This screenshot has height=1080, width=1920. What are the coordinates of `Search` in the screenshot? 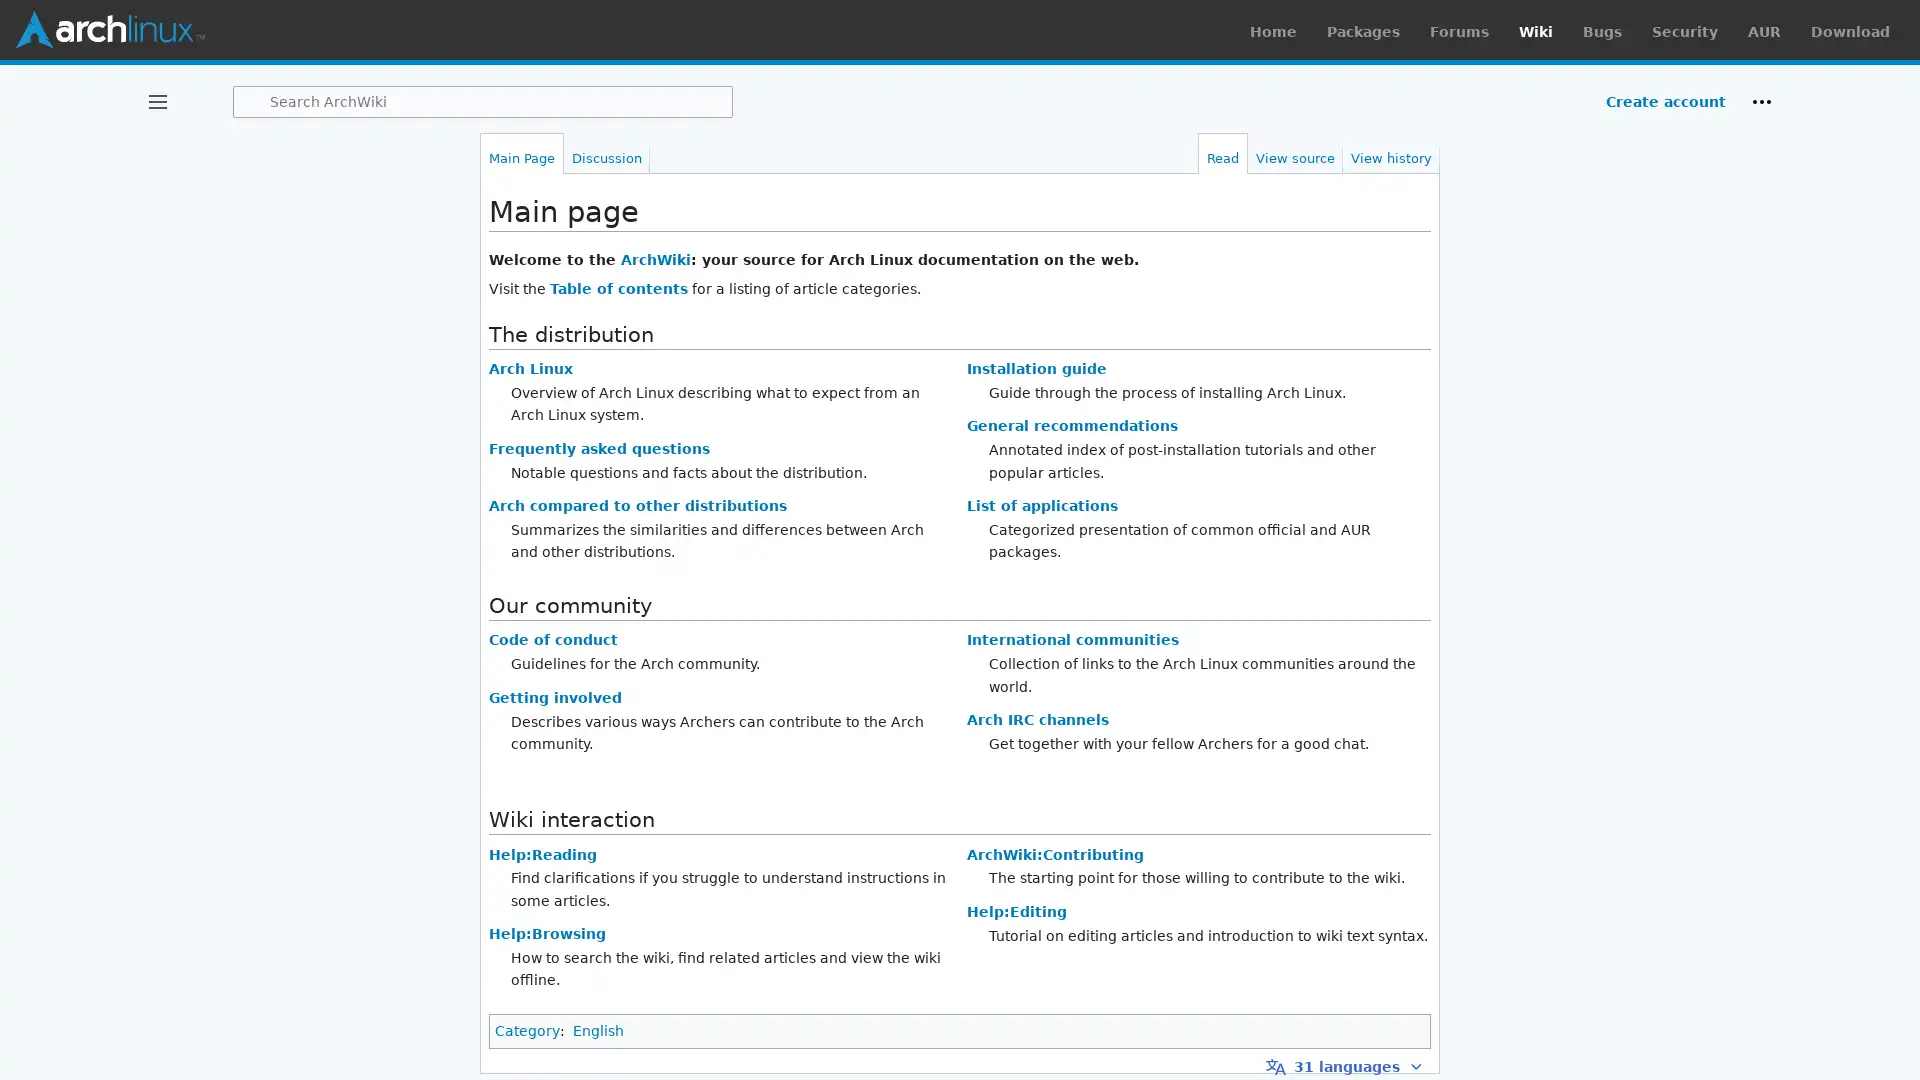 It's located at (251, 101).